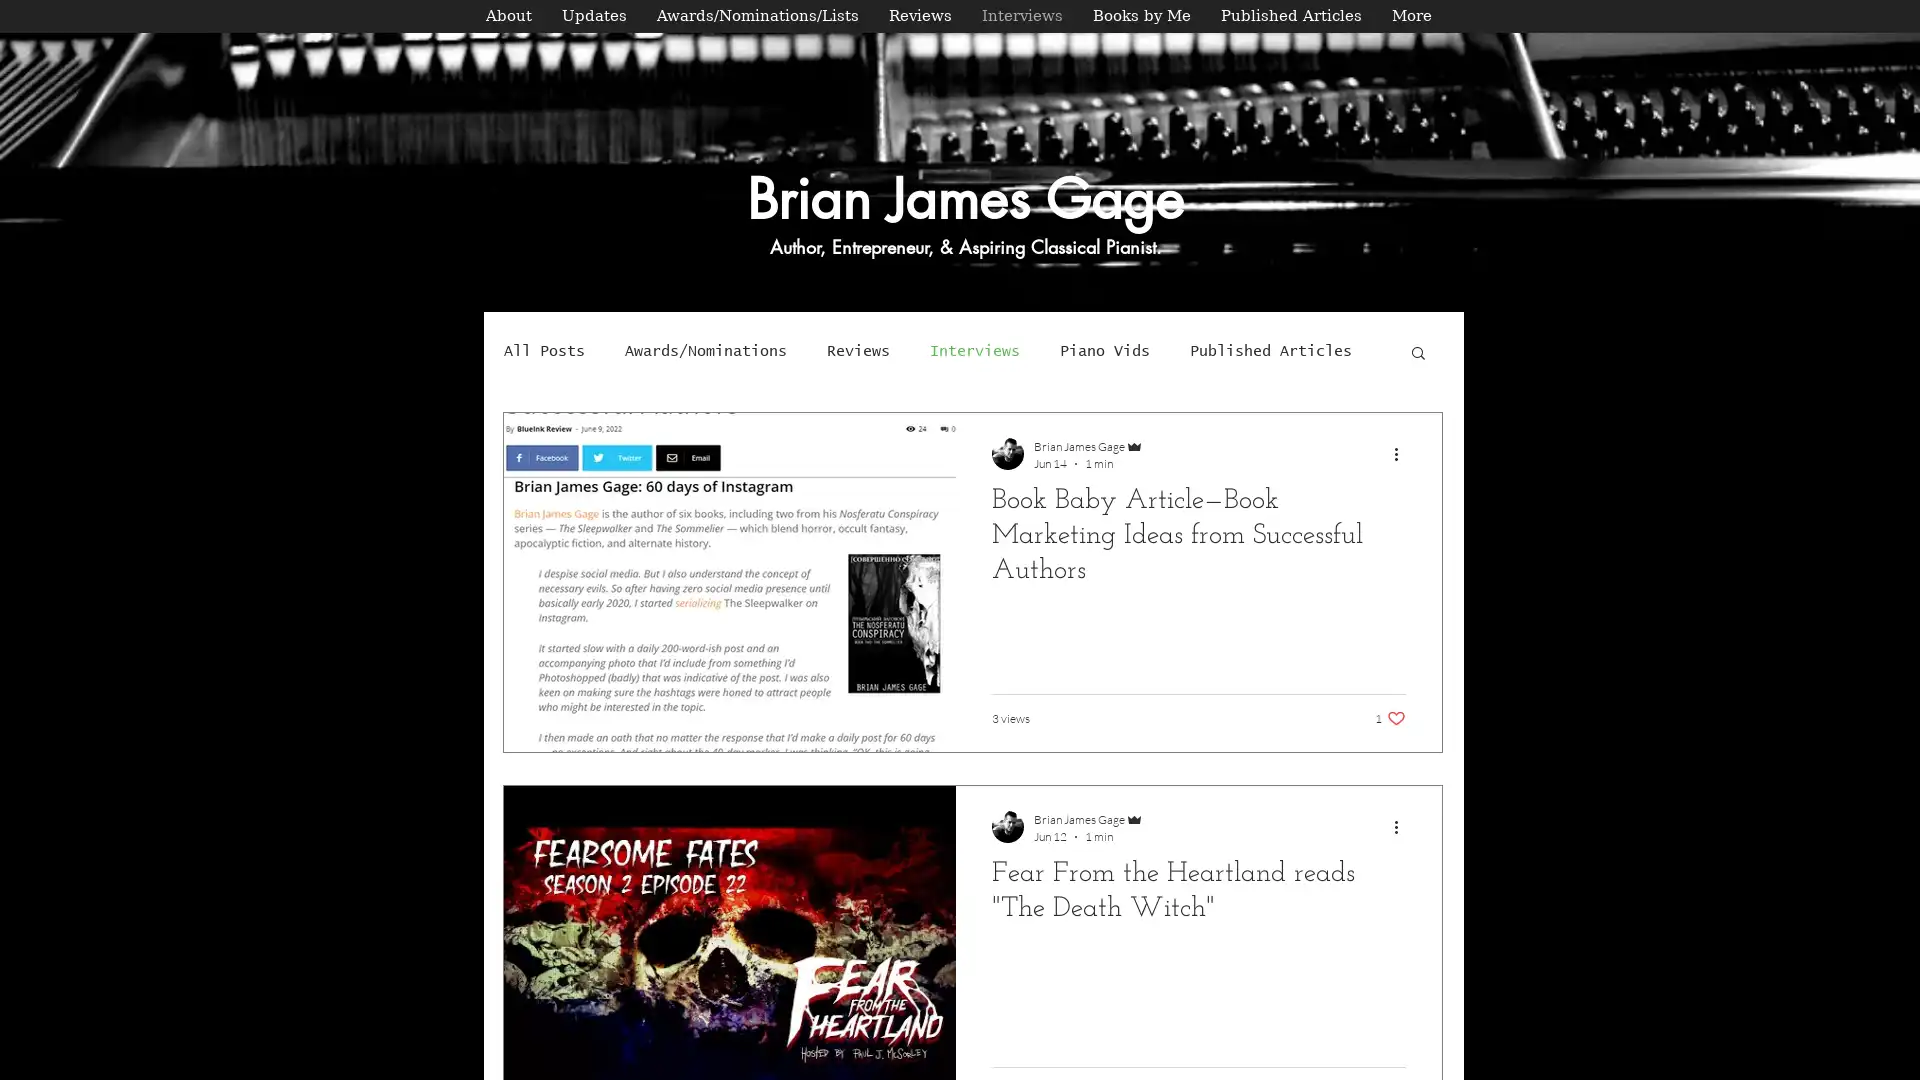  What do you see at coordinates (974, 350) in the screenshot?
I see `Interviews` at bounding box center [974, 350].